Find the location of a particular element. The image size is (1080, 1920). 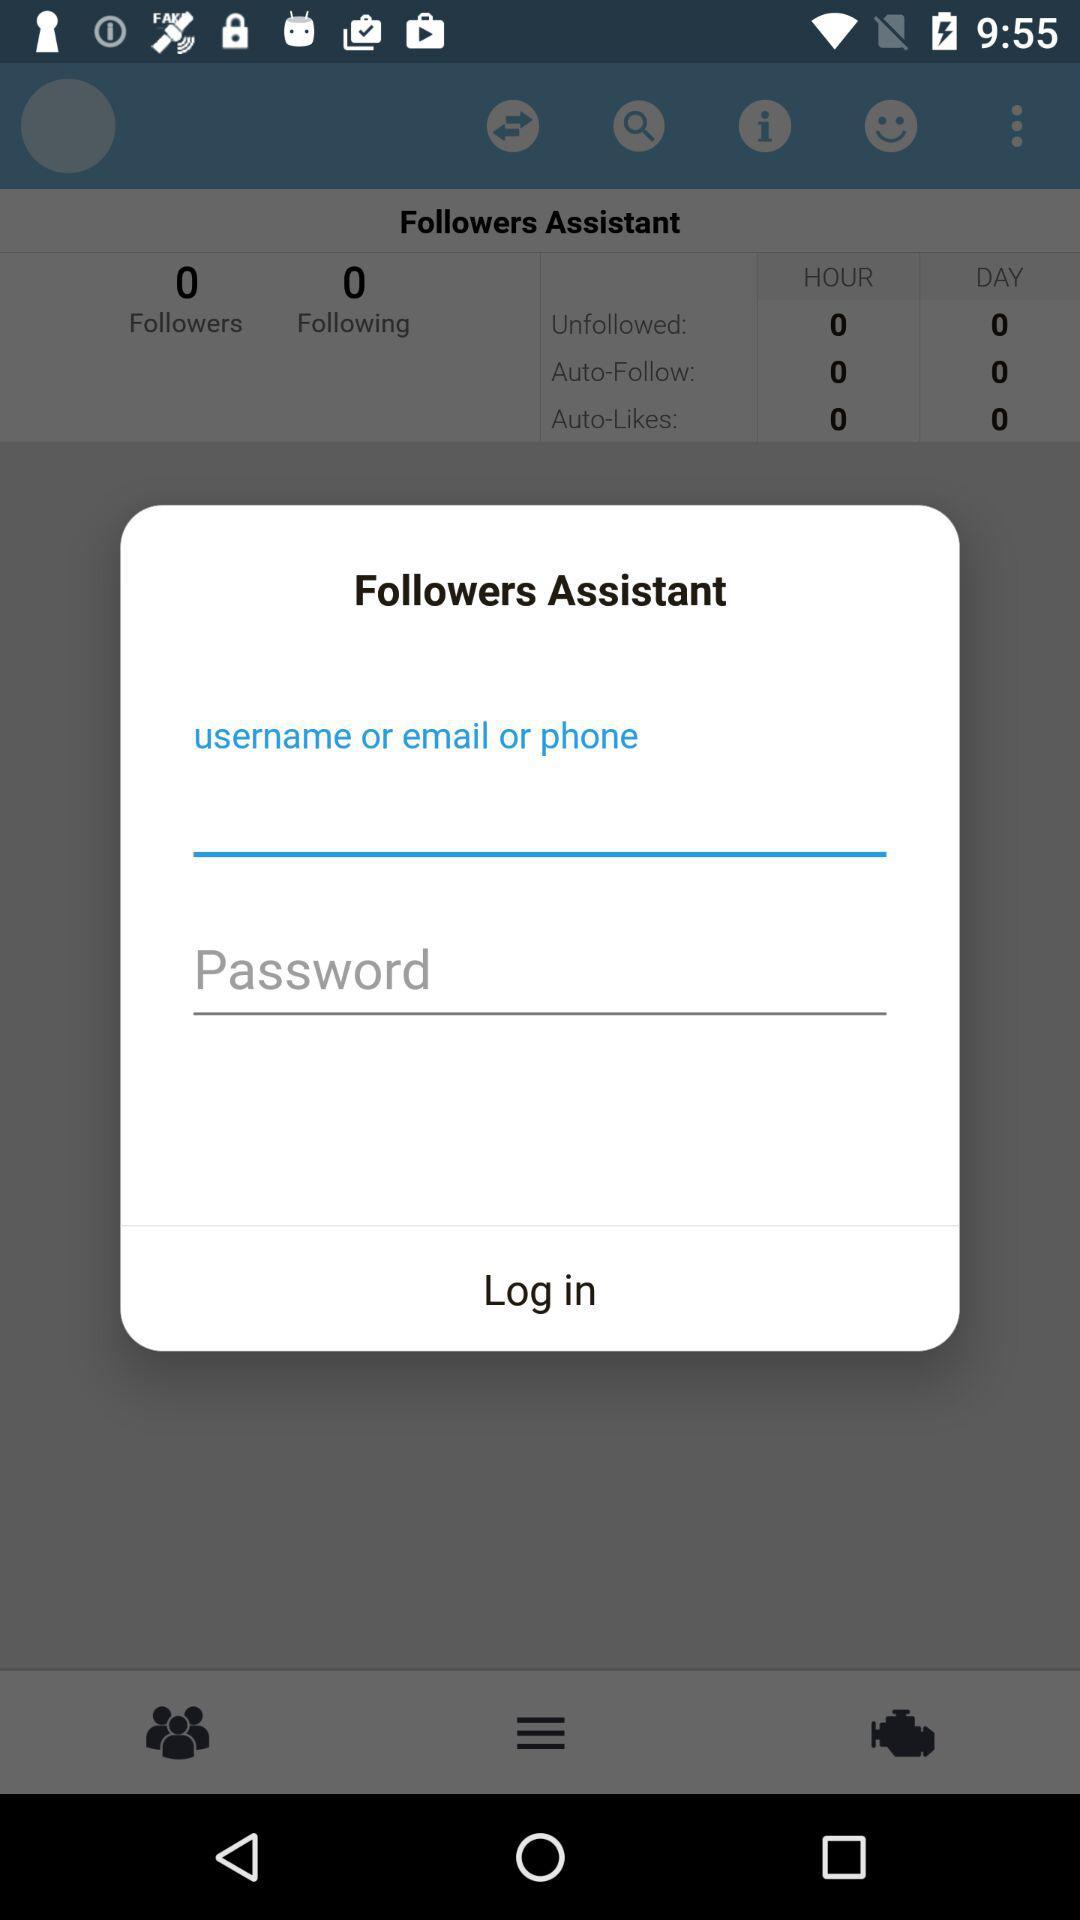

given to the bassword is located at coordinates (540, 971).